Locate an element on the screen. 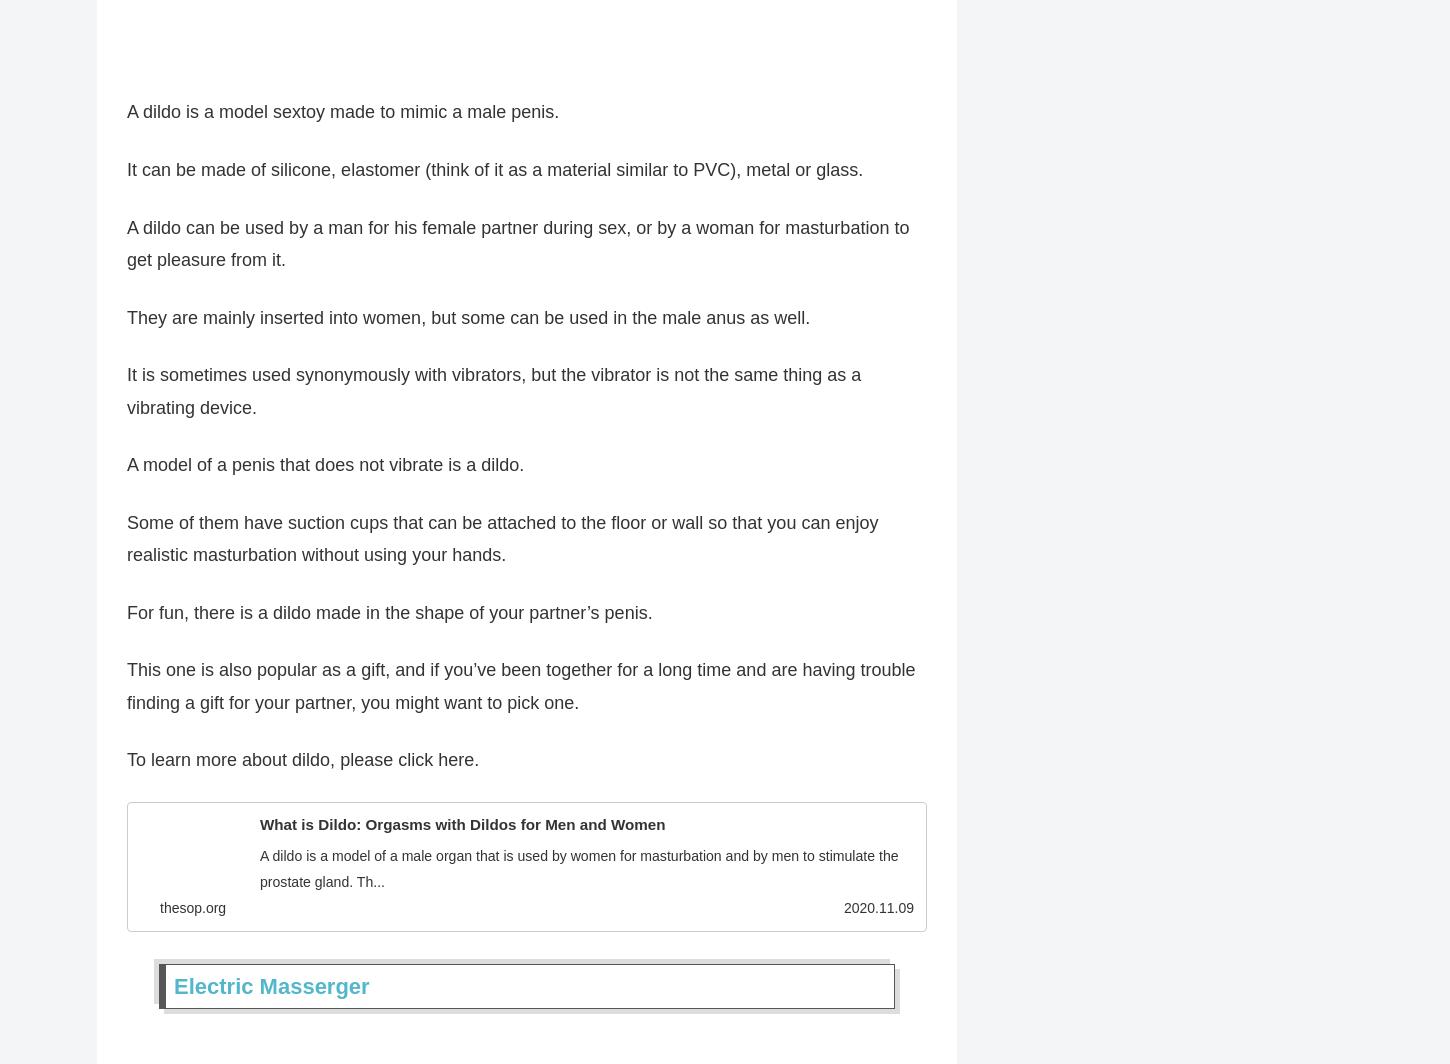  'It is sometimes used synonymously with vibrators, but the vibrator is not the same thing as a vibrating device.' is located at coordinates (494, 399).